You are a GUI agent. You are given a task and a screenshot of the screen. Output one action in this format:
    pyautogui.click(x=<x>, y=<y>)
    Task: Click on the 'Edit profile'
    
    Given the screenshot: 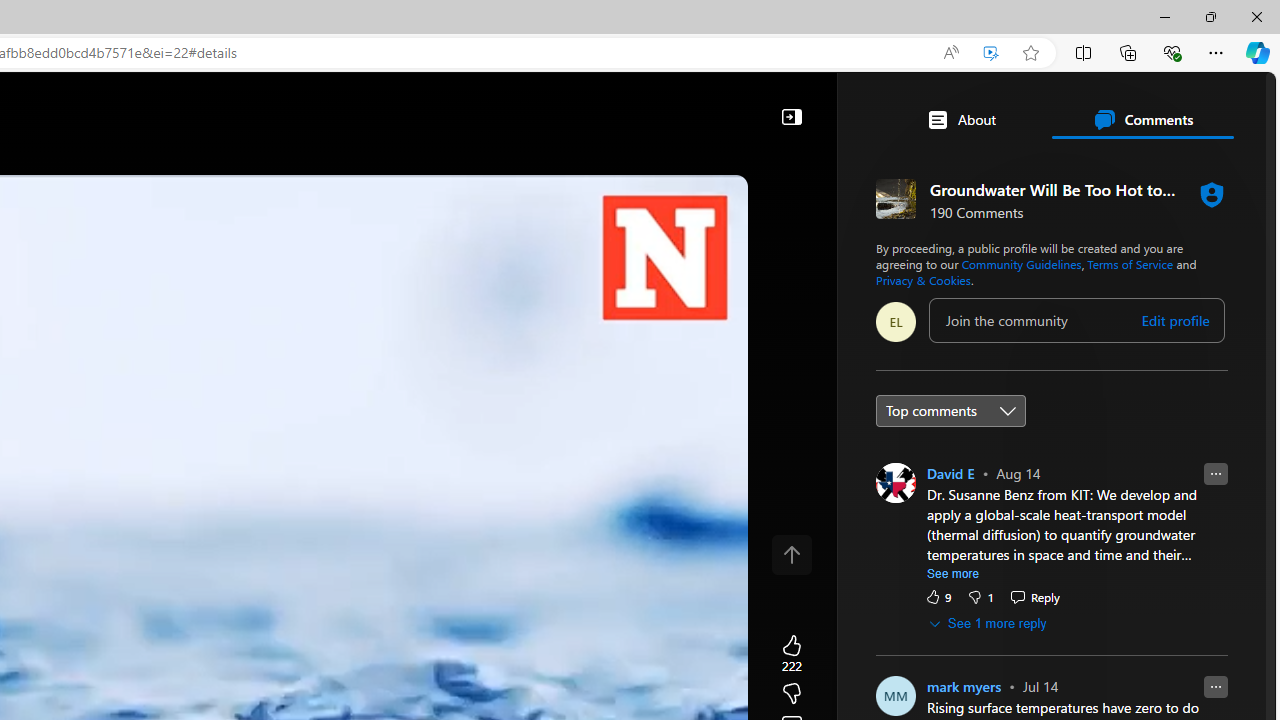 What is the action you would take?
    pyautogui.click(x=1175, y=320)
    